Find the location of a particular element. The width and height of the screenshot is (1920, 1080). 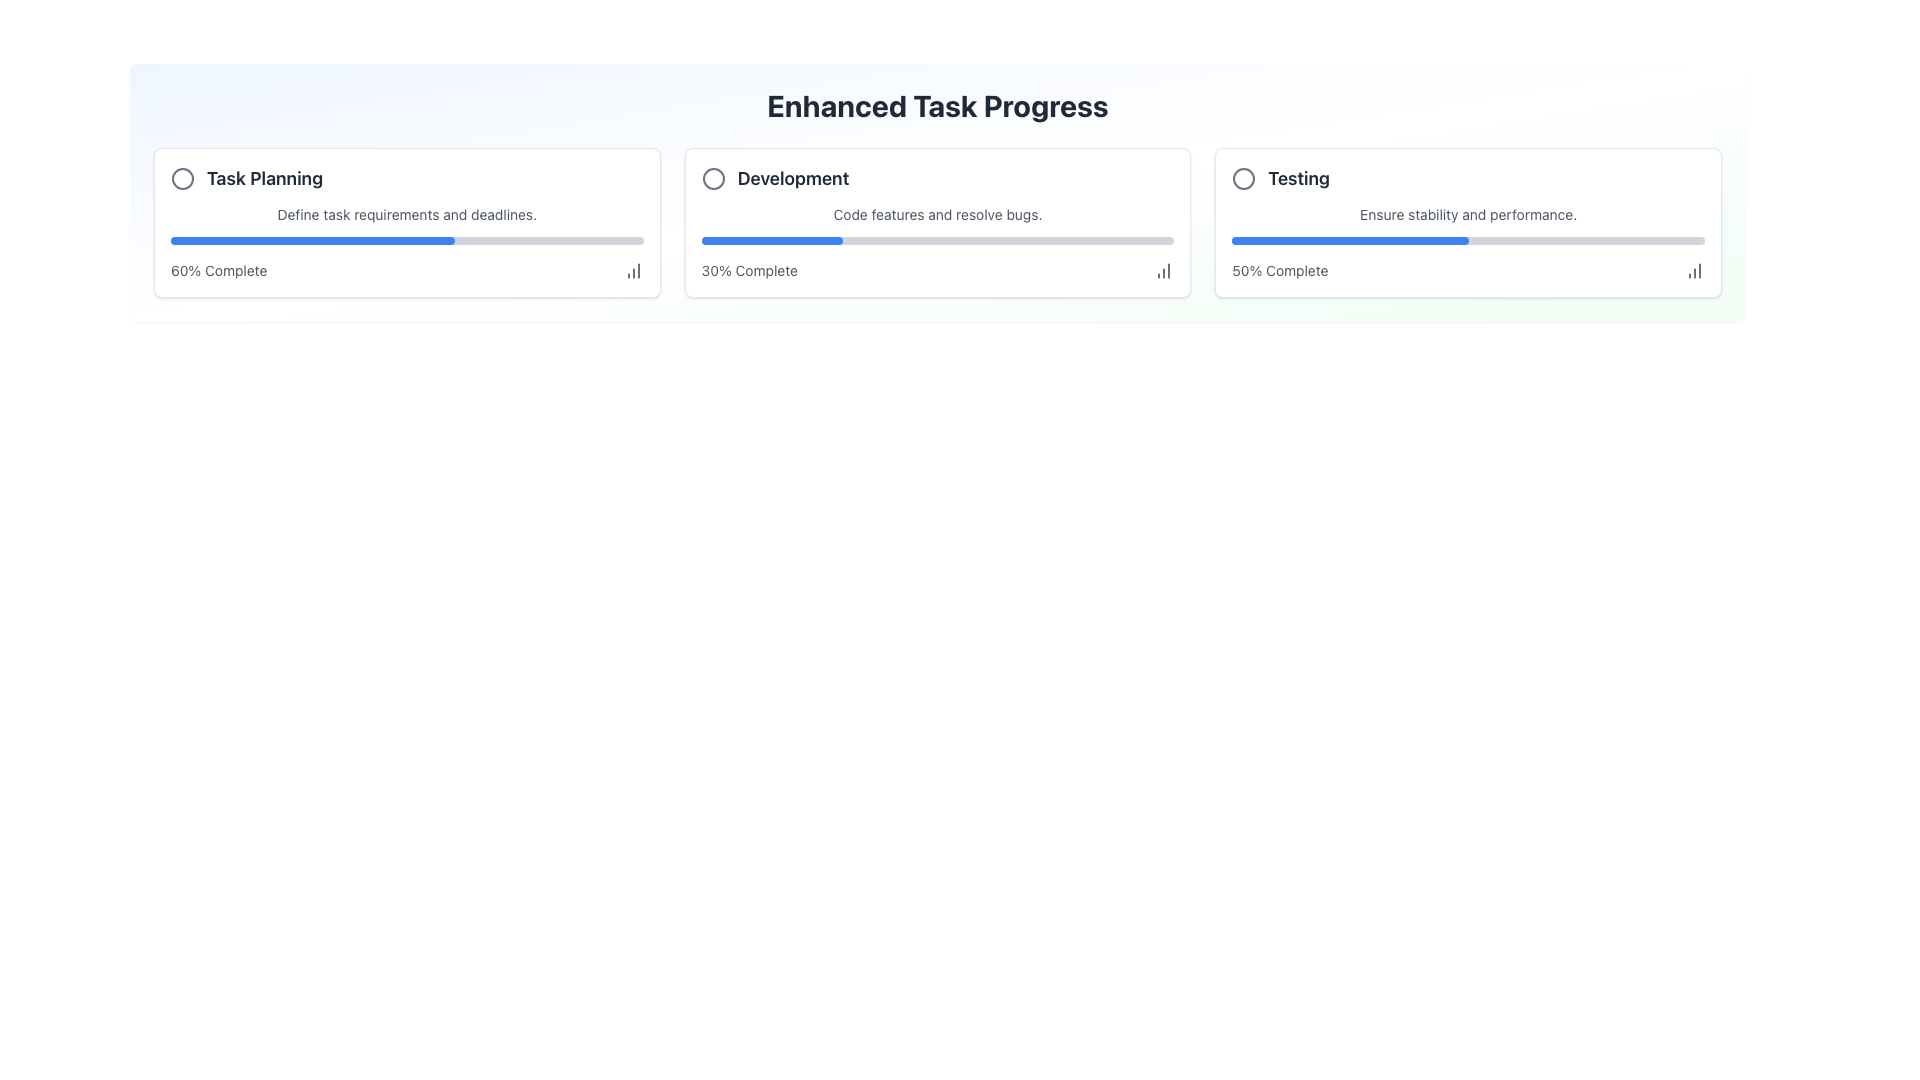

the visual representation of the outlined circle icon located in the 'Testing' section of the UI, positioned at the top-left corner of the card labeled 'Testing' is located at coordinates (1243, 177).